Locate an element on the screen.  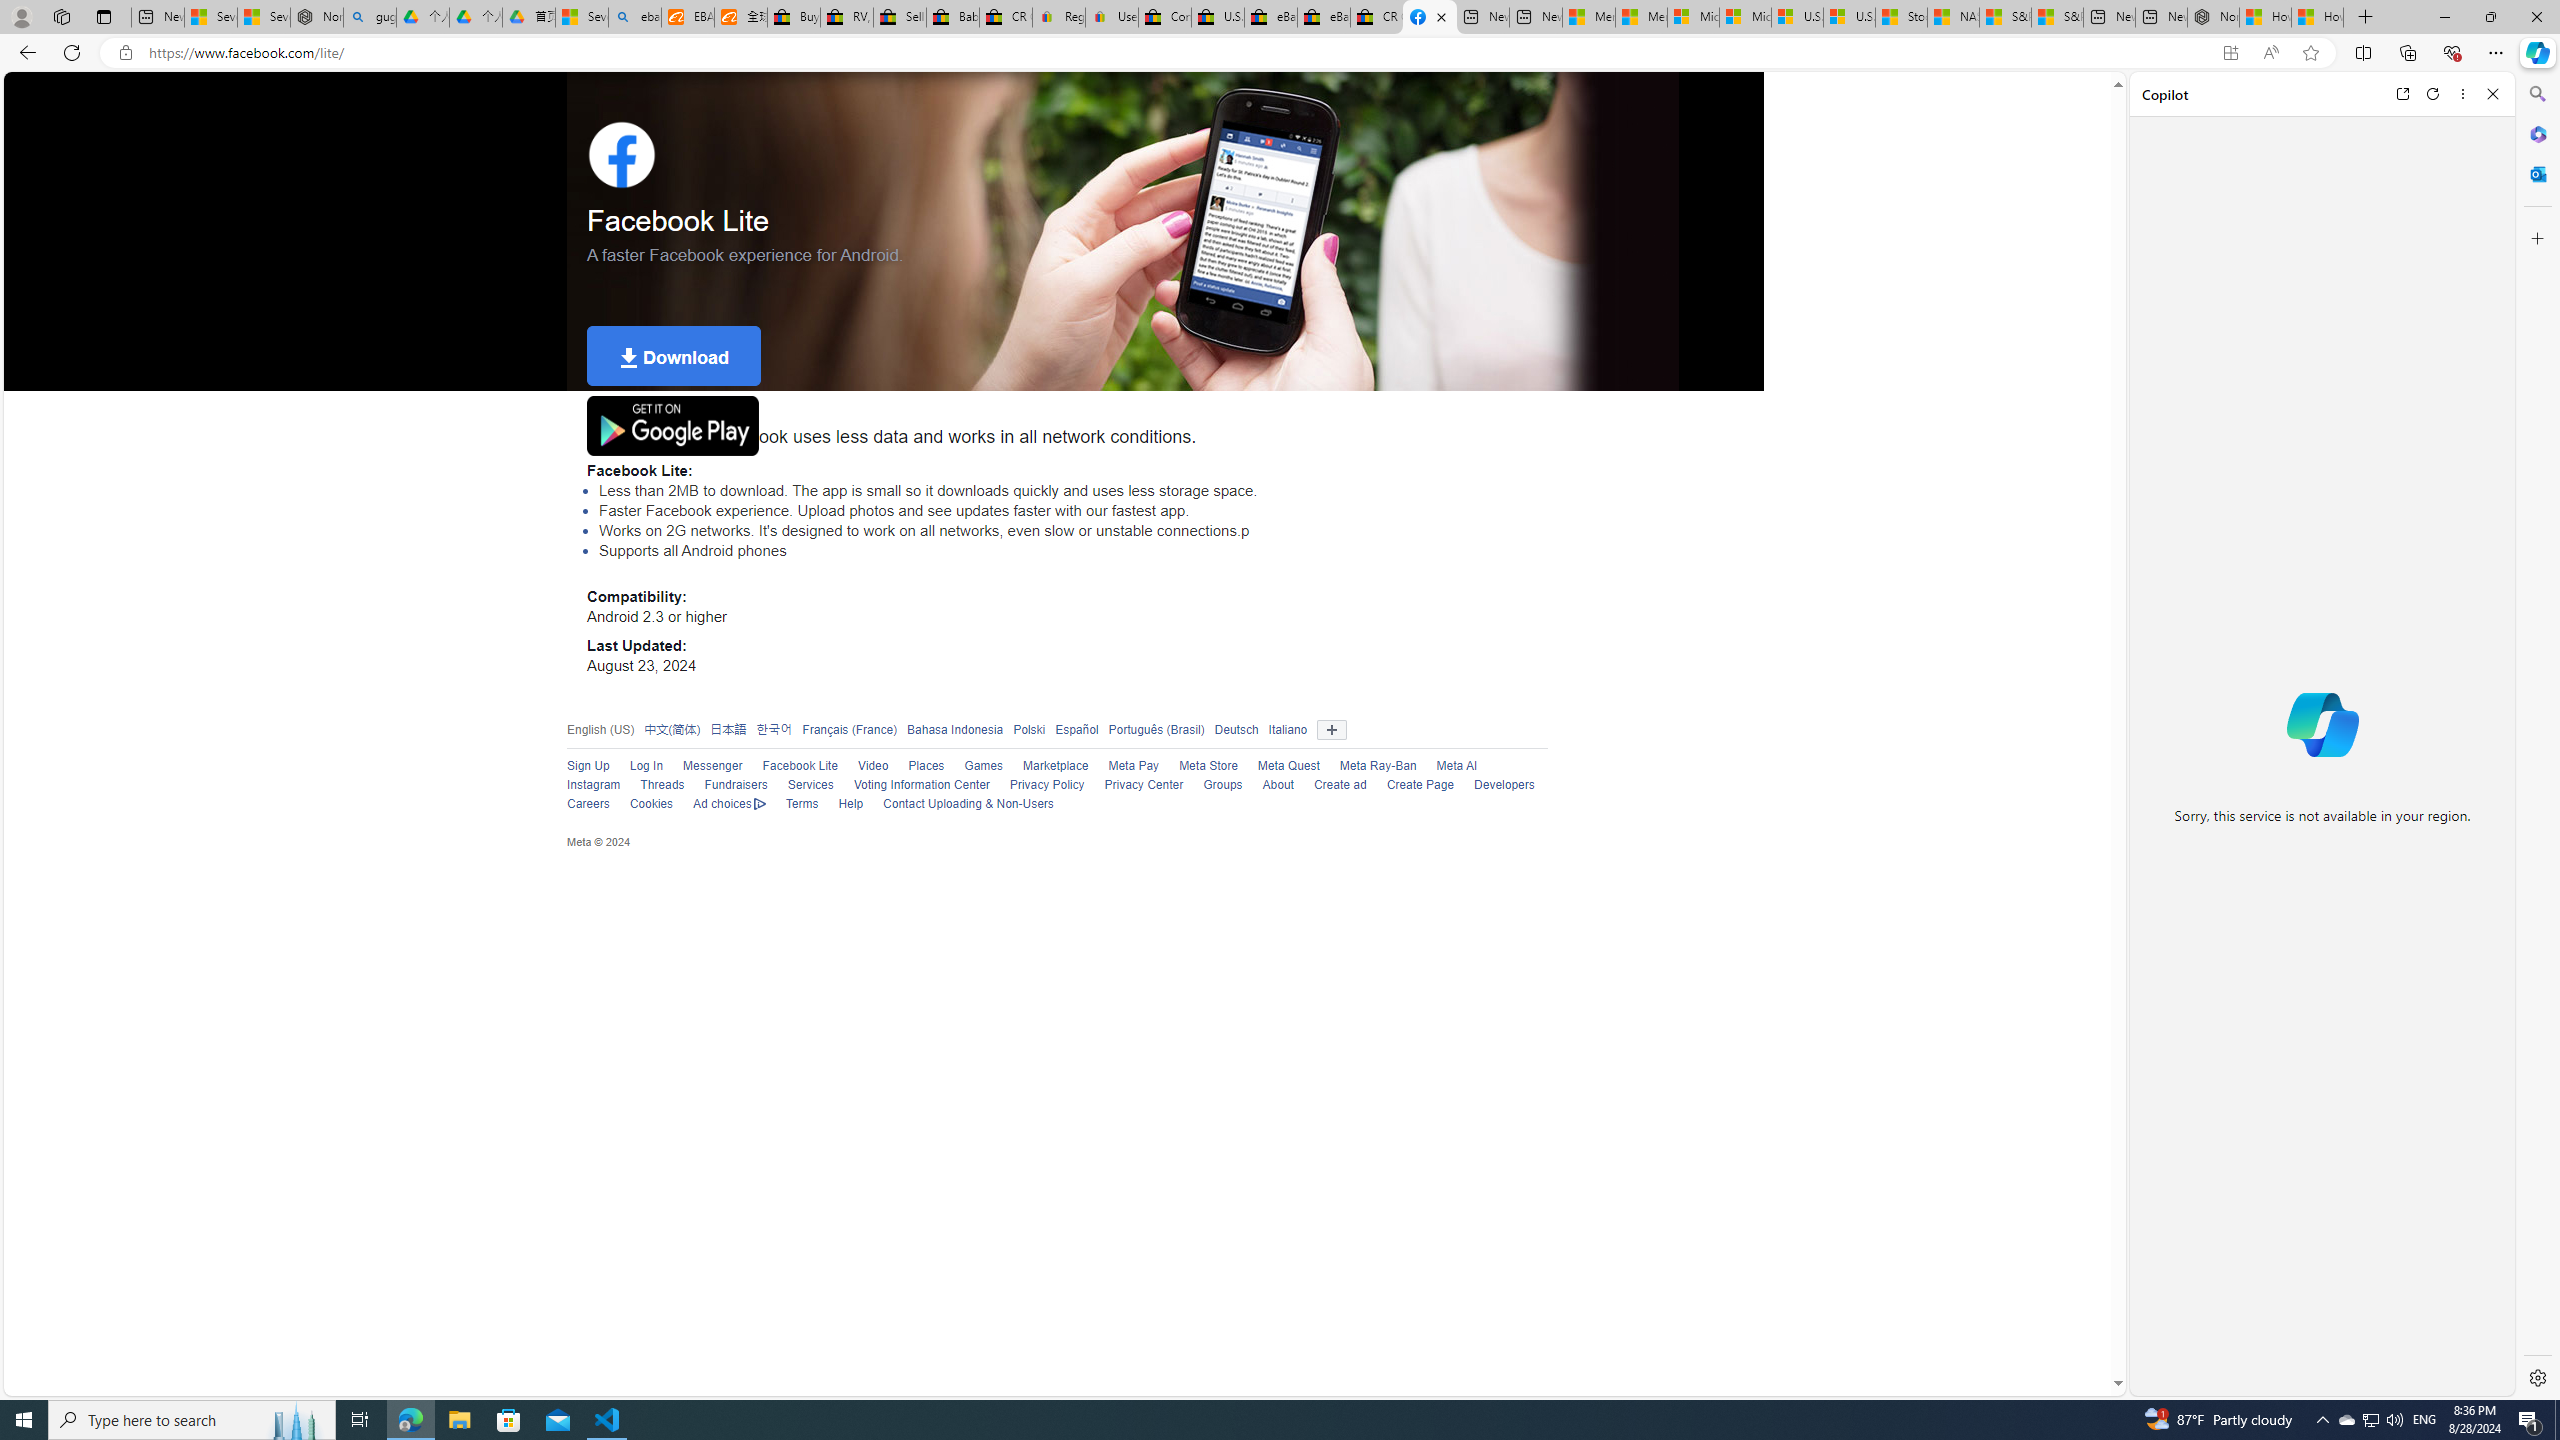
'Workspaces' is located at coordinates (61, 16).